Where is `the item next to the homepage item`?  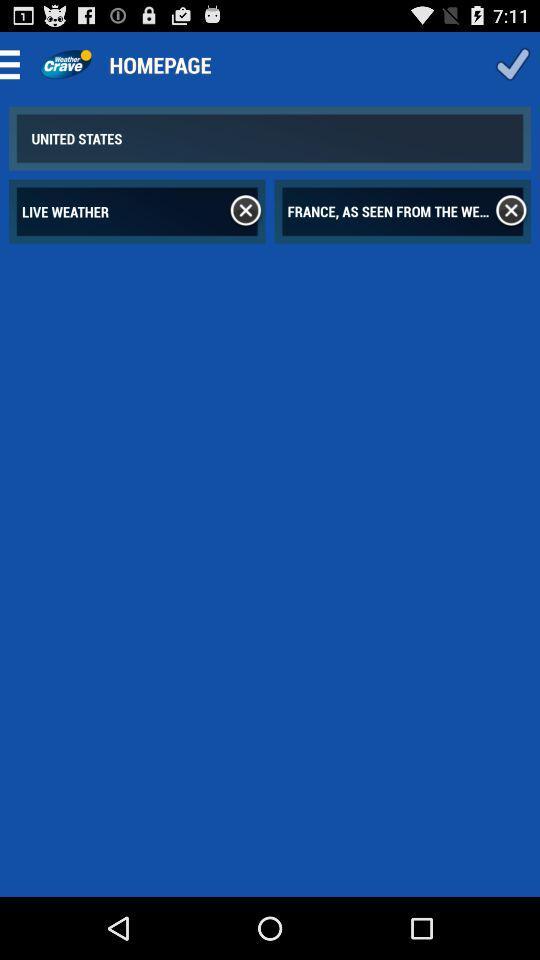
the item next to the homepage item is located at coordinates (512, 64).